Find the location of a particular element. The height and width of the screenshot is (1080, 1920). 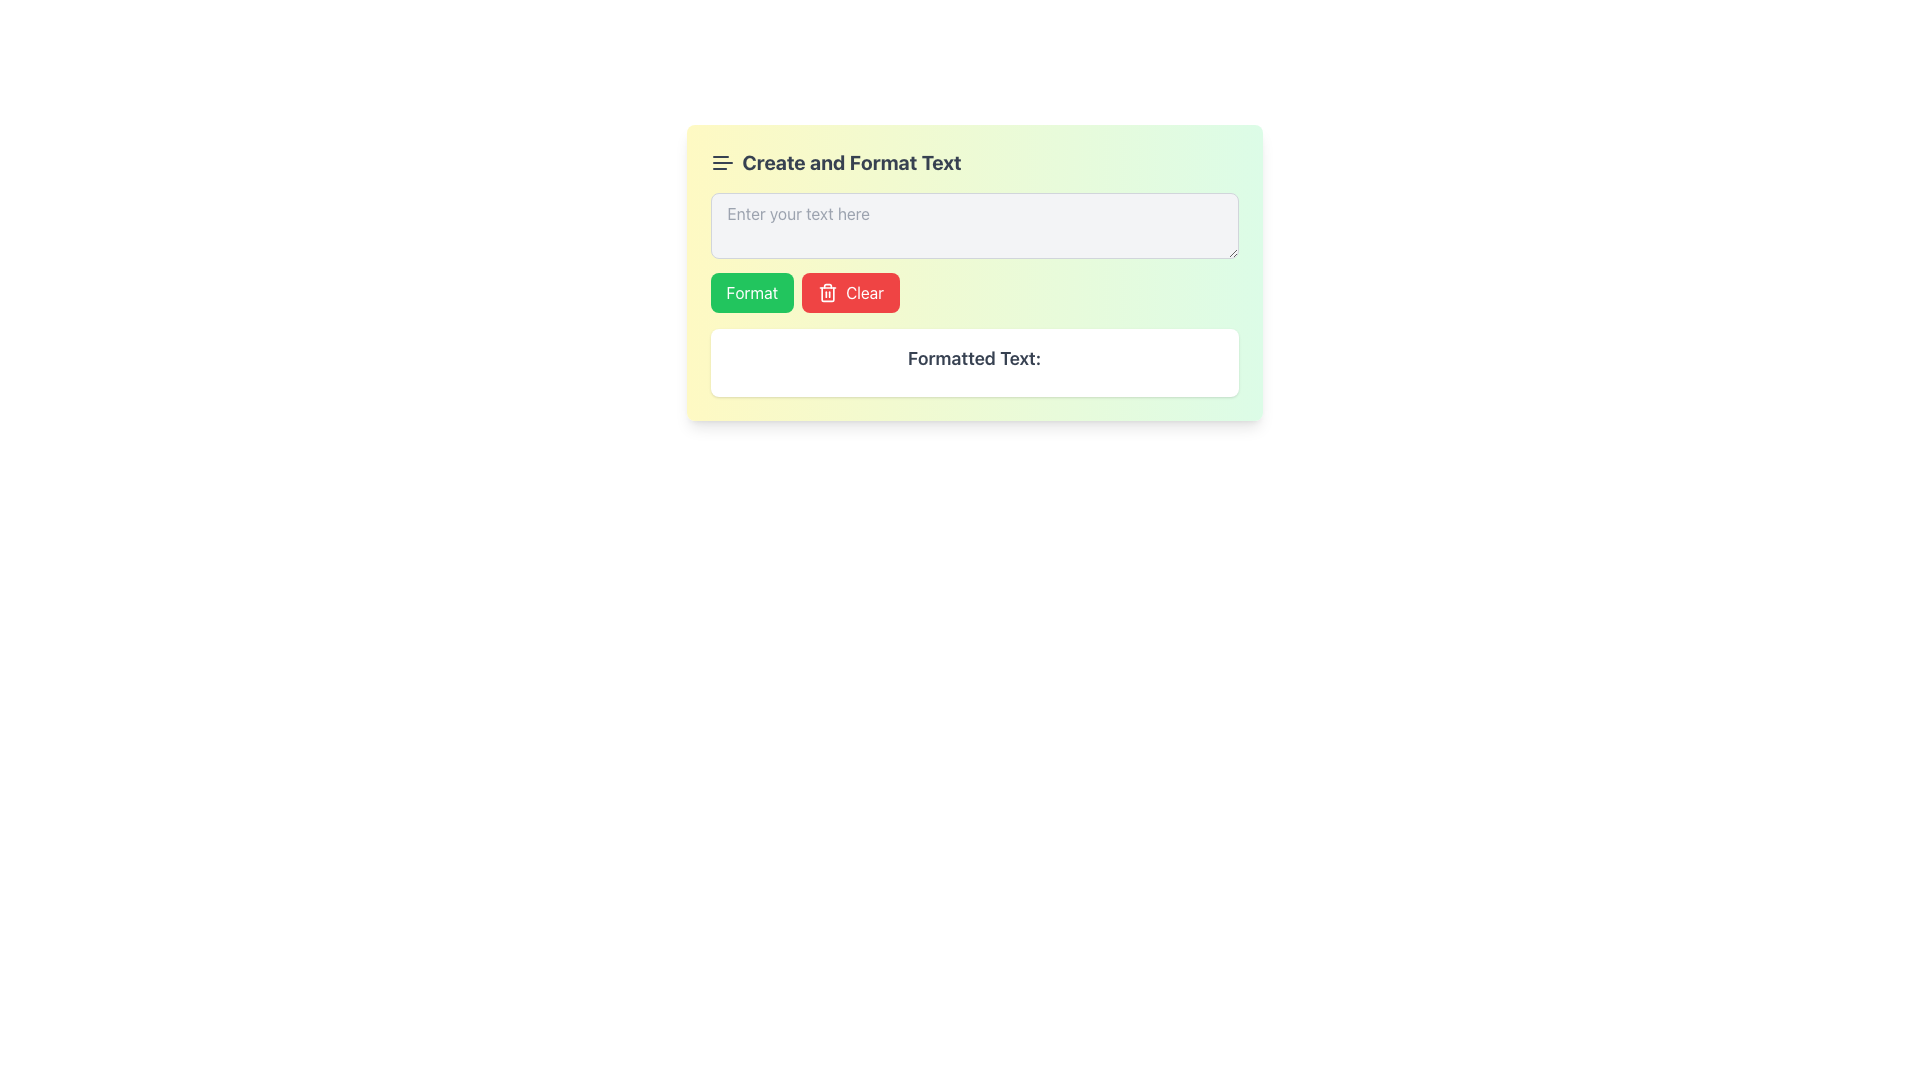

the red trash can icon located within the 'Clear' button, which is positioned to the right of the 'Format' button in the bottom section of the interface panel is located at coordinates (828, 293).